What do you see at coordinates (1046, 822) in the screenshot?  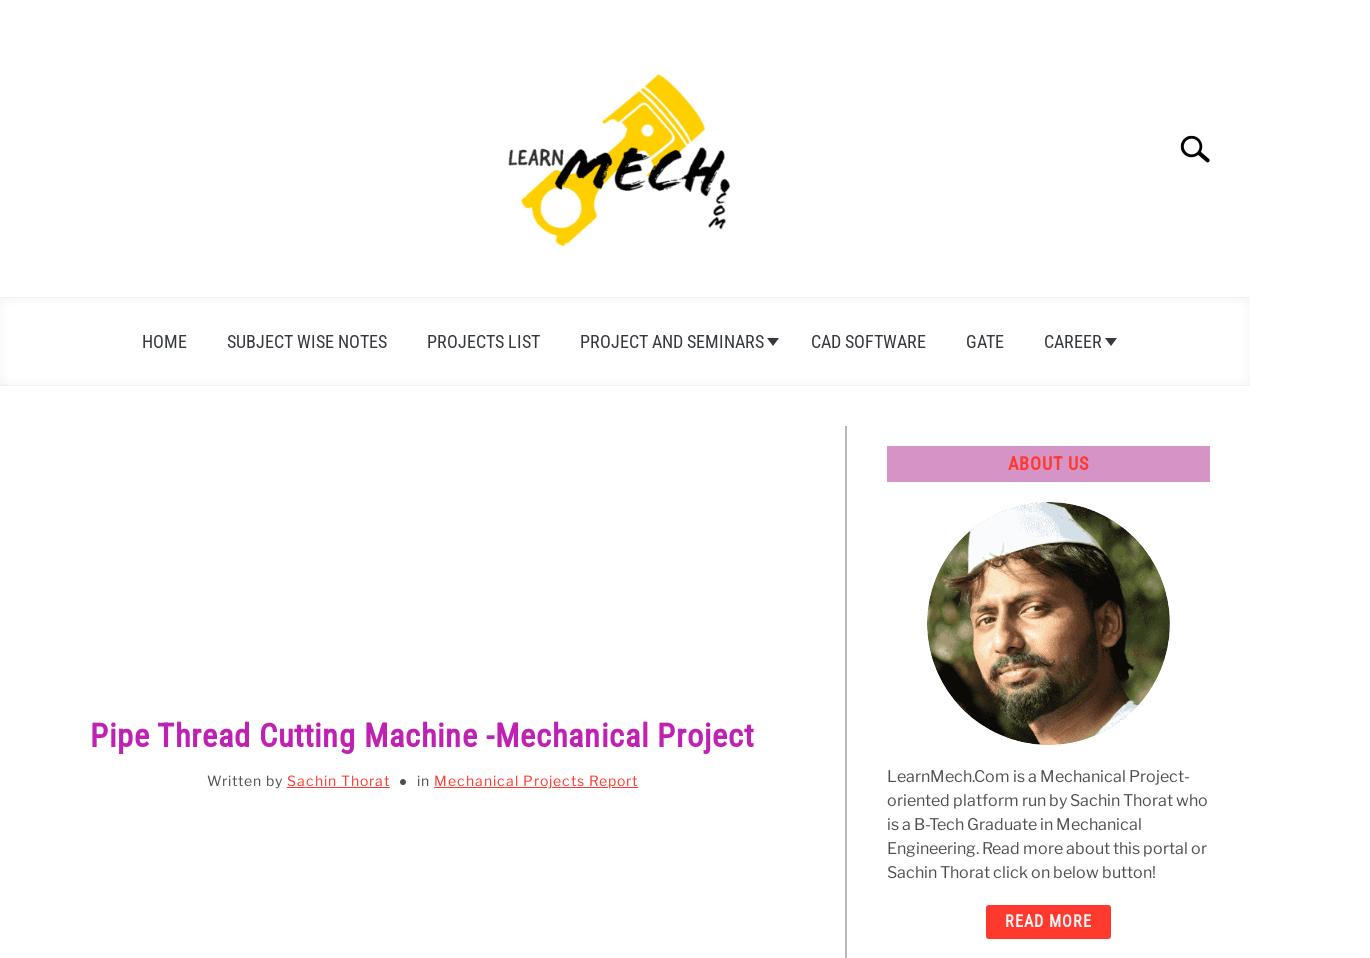 I see `'LearnMech.Com is a Mechanical Project-oriented platform run by Sachin Thorat who is a B-Tech Graduate in Mechanical Engineering. Read more about this portal or Sachin Thorat click on below button!'` at bounding box center [1046, 822].